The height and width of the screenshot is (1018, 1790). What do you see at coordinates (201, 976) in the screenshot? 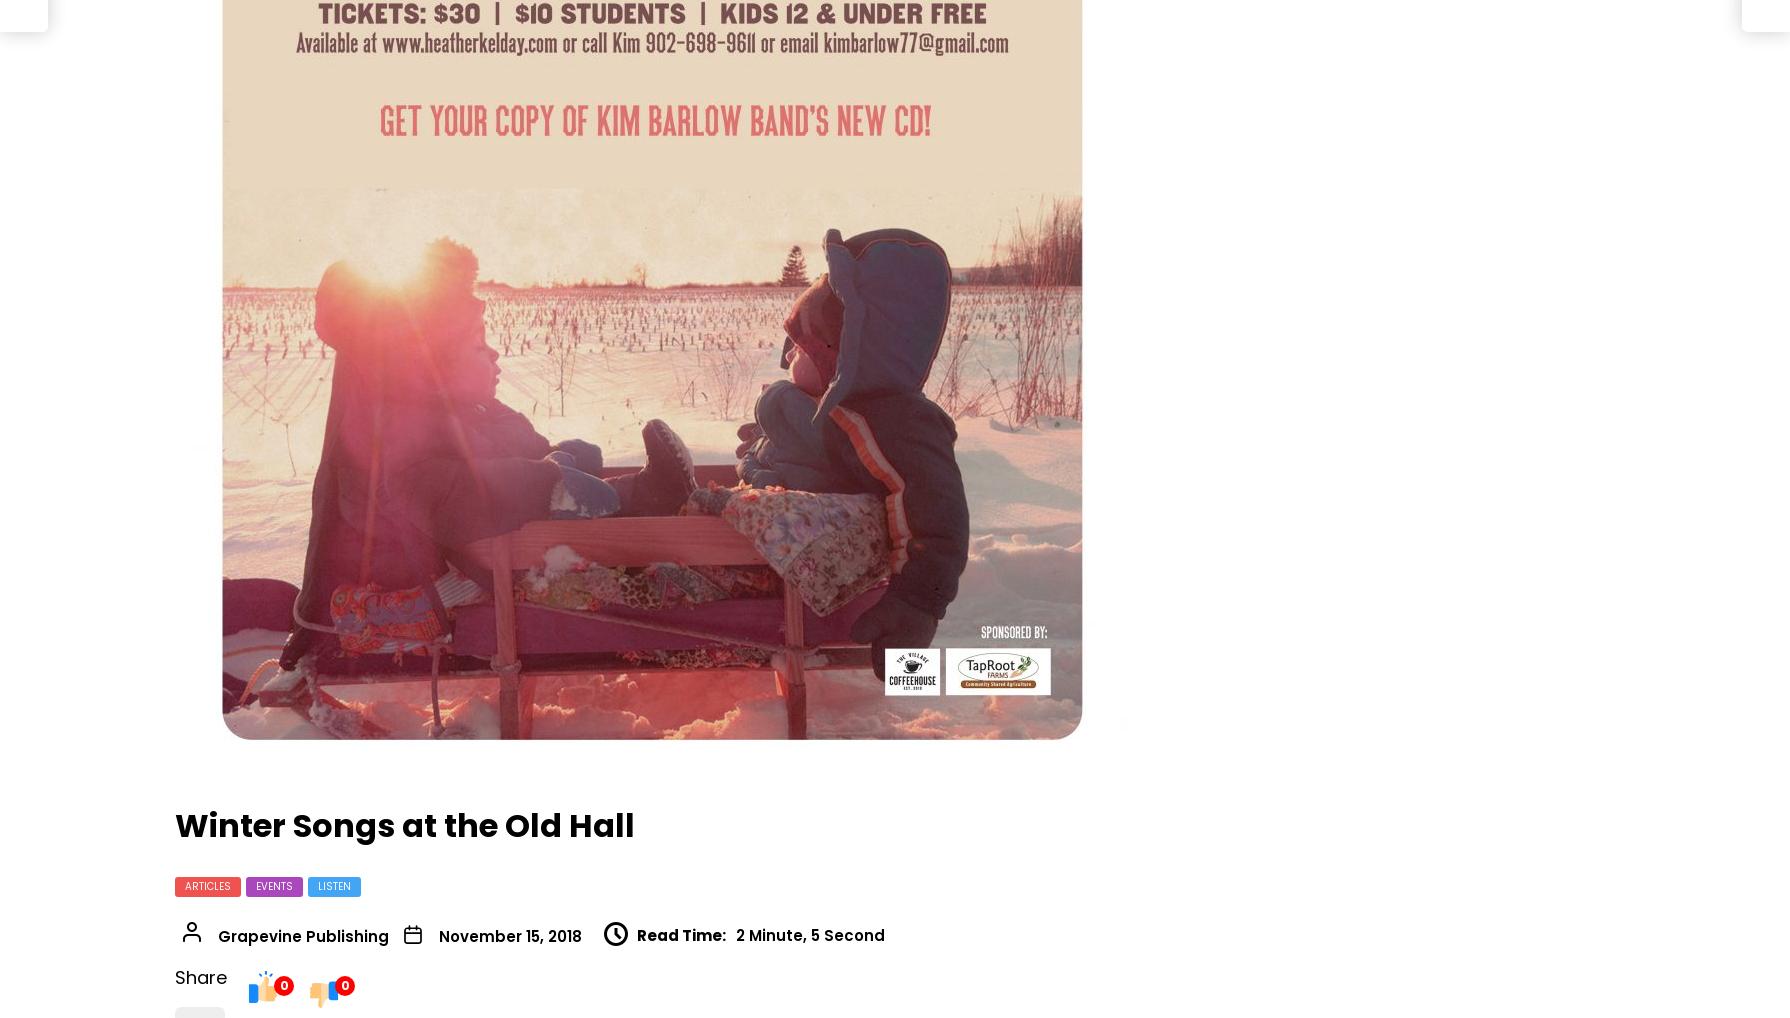
I see `'Share'` at bounding box center [201, 976].